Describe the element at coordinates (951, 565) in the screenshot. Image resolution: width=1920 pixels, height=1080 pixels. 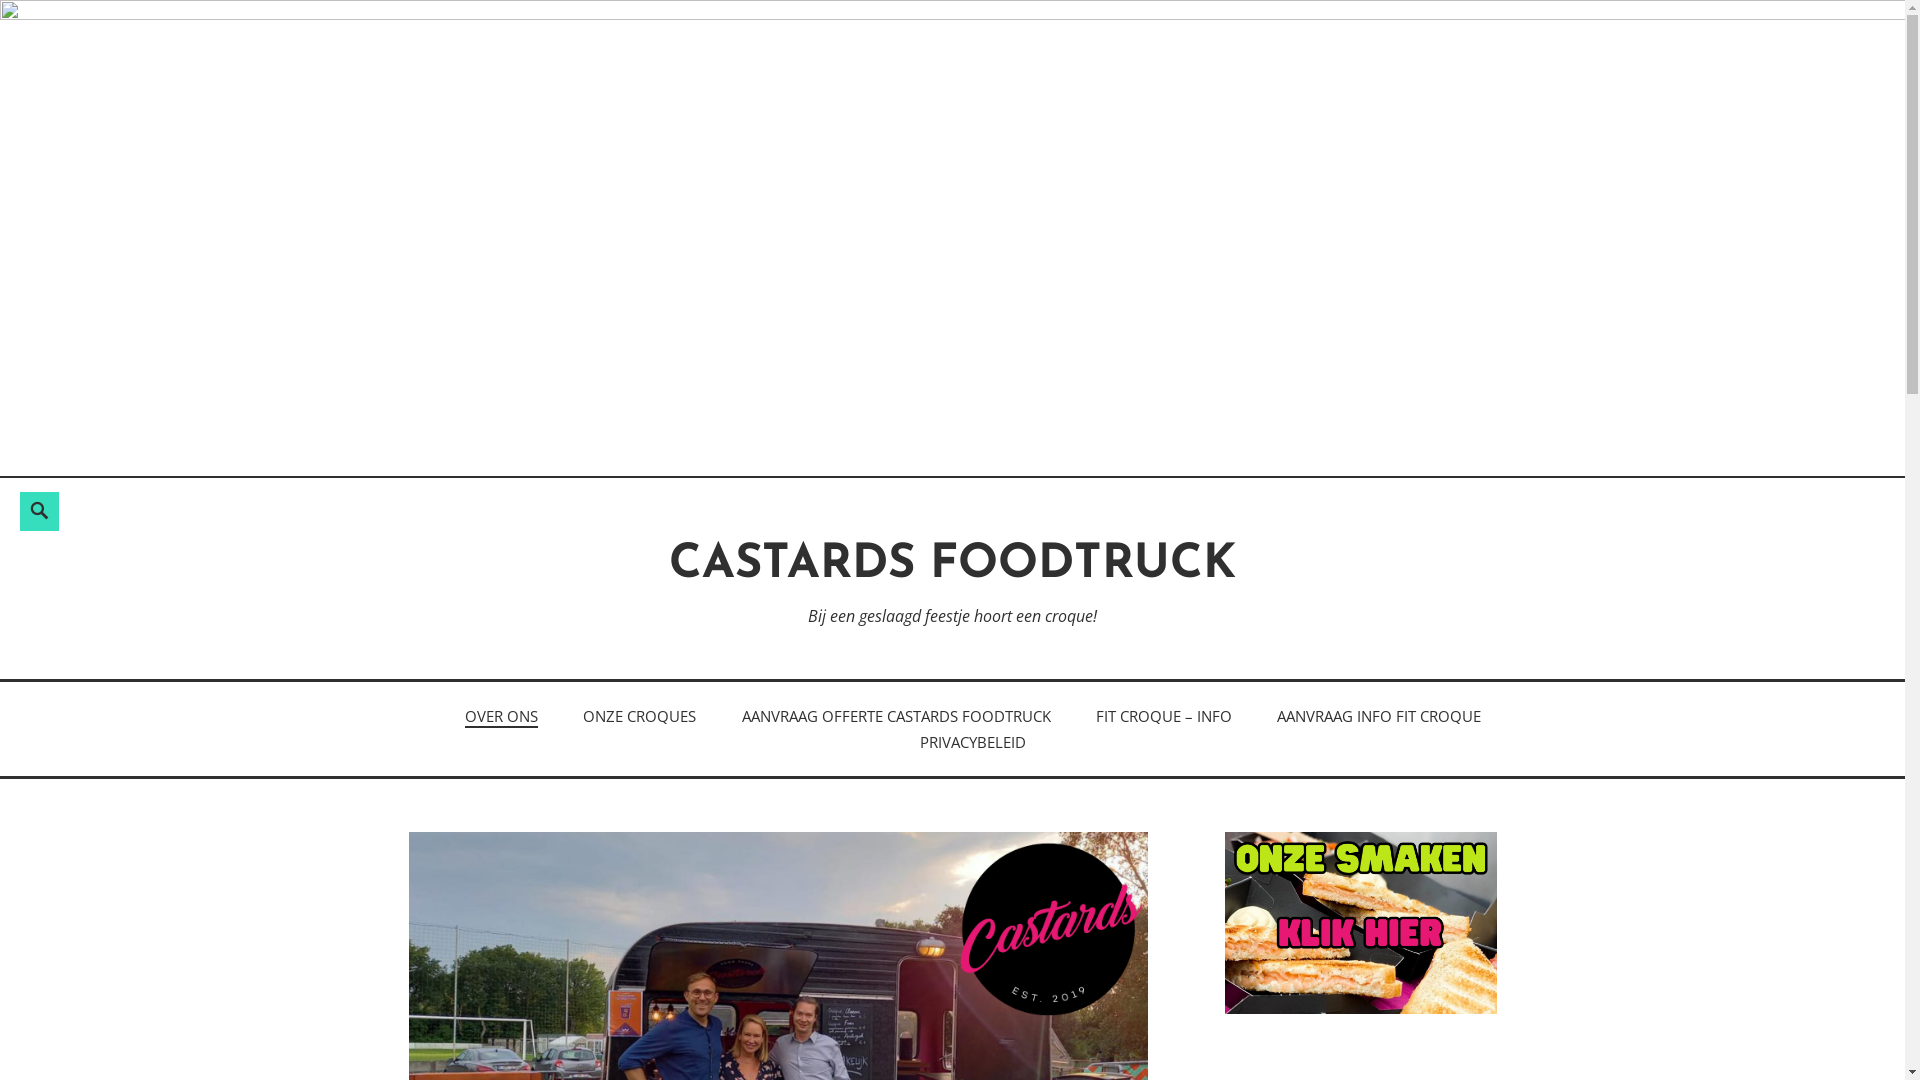
I see `'CASTARDS FOODTRUCK'` at that location.